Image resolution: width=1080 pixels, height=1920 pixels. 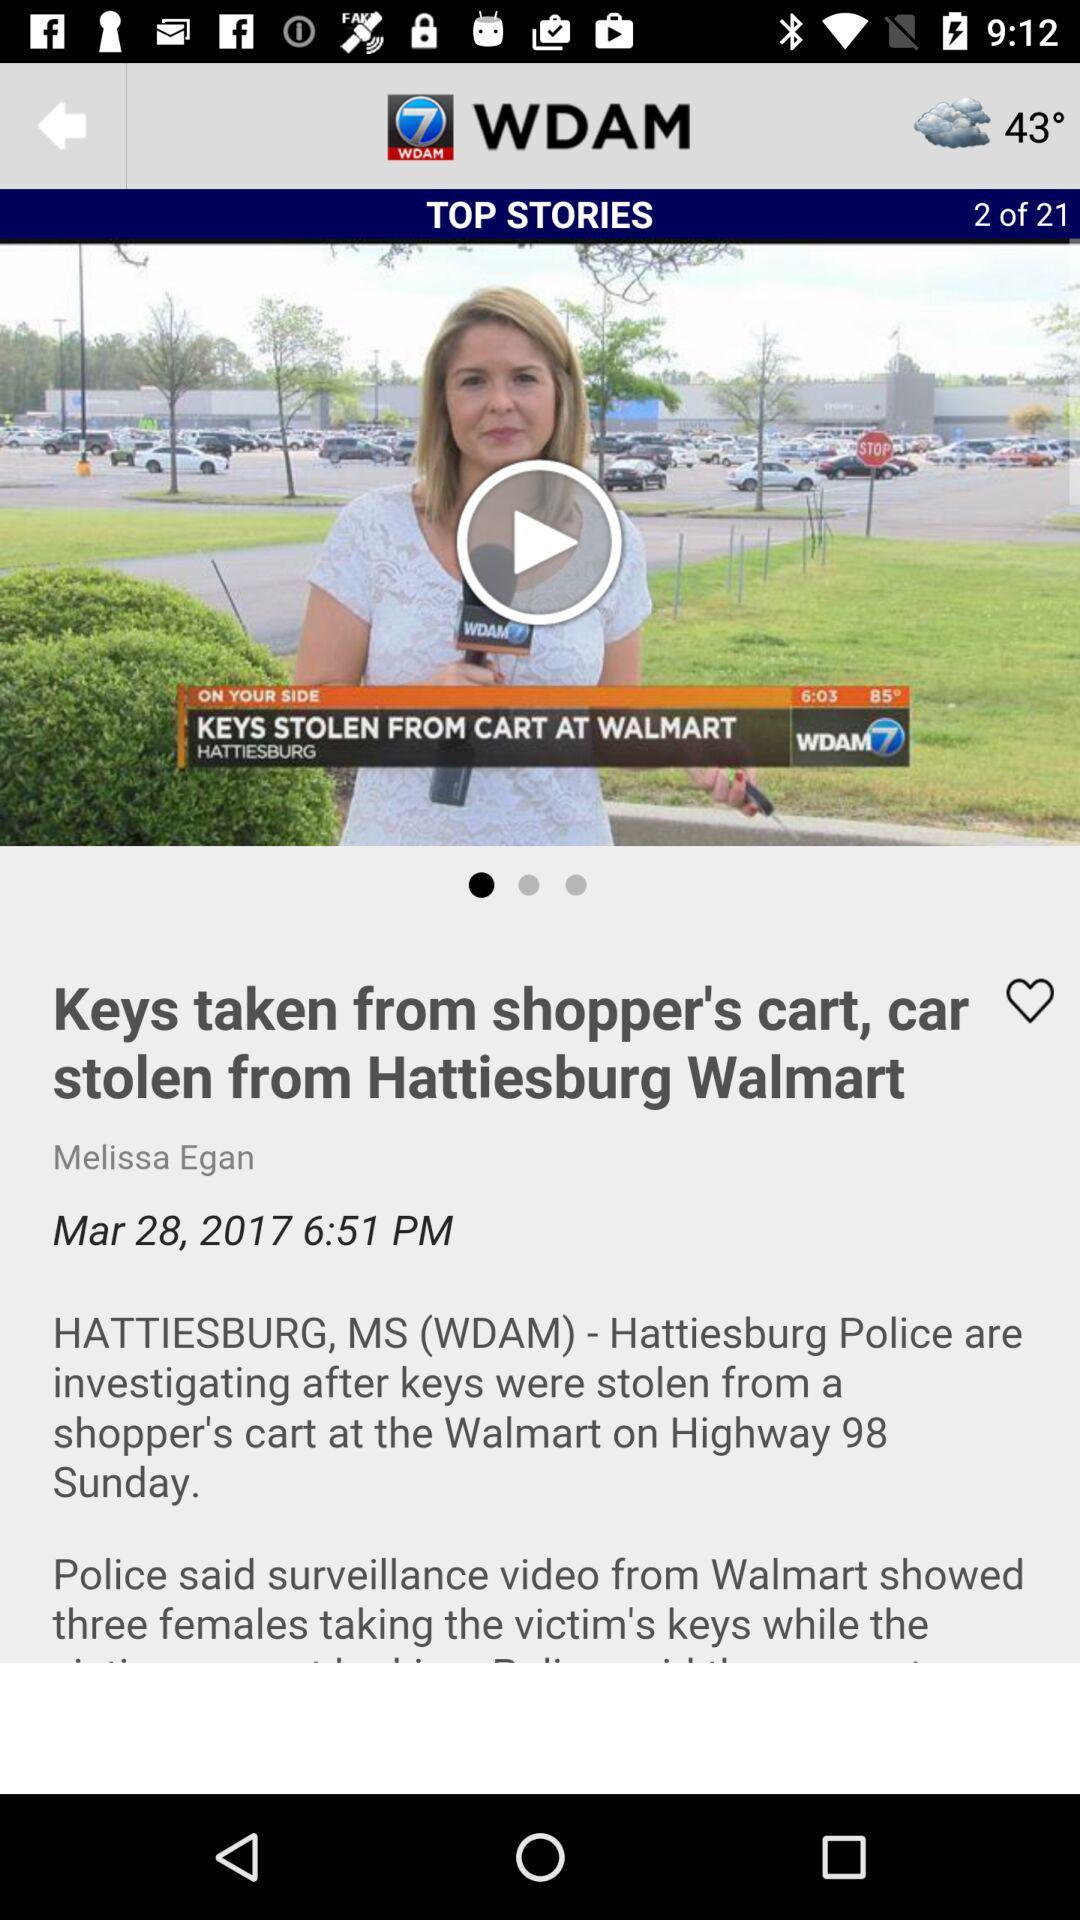 What do you see at coordinates (540, 124) in the screenshot?
I see `news channel` at bounding box center [540, 124].